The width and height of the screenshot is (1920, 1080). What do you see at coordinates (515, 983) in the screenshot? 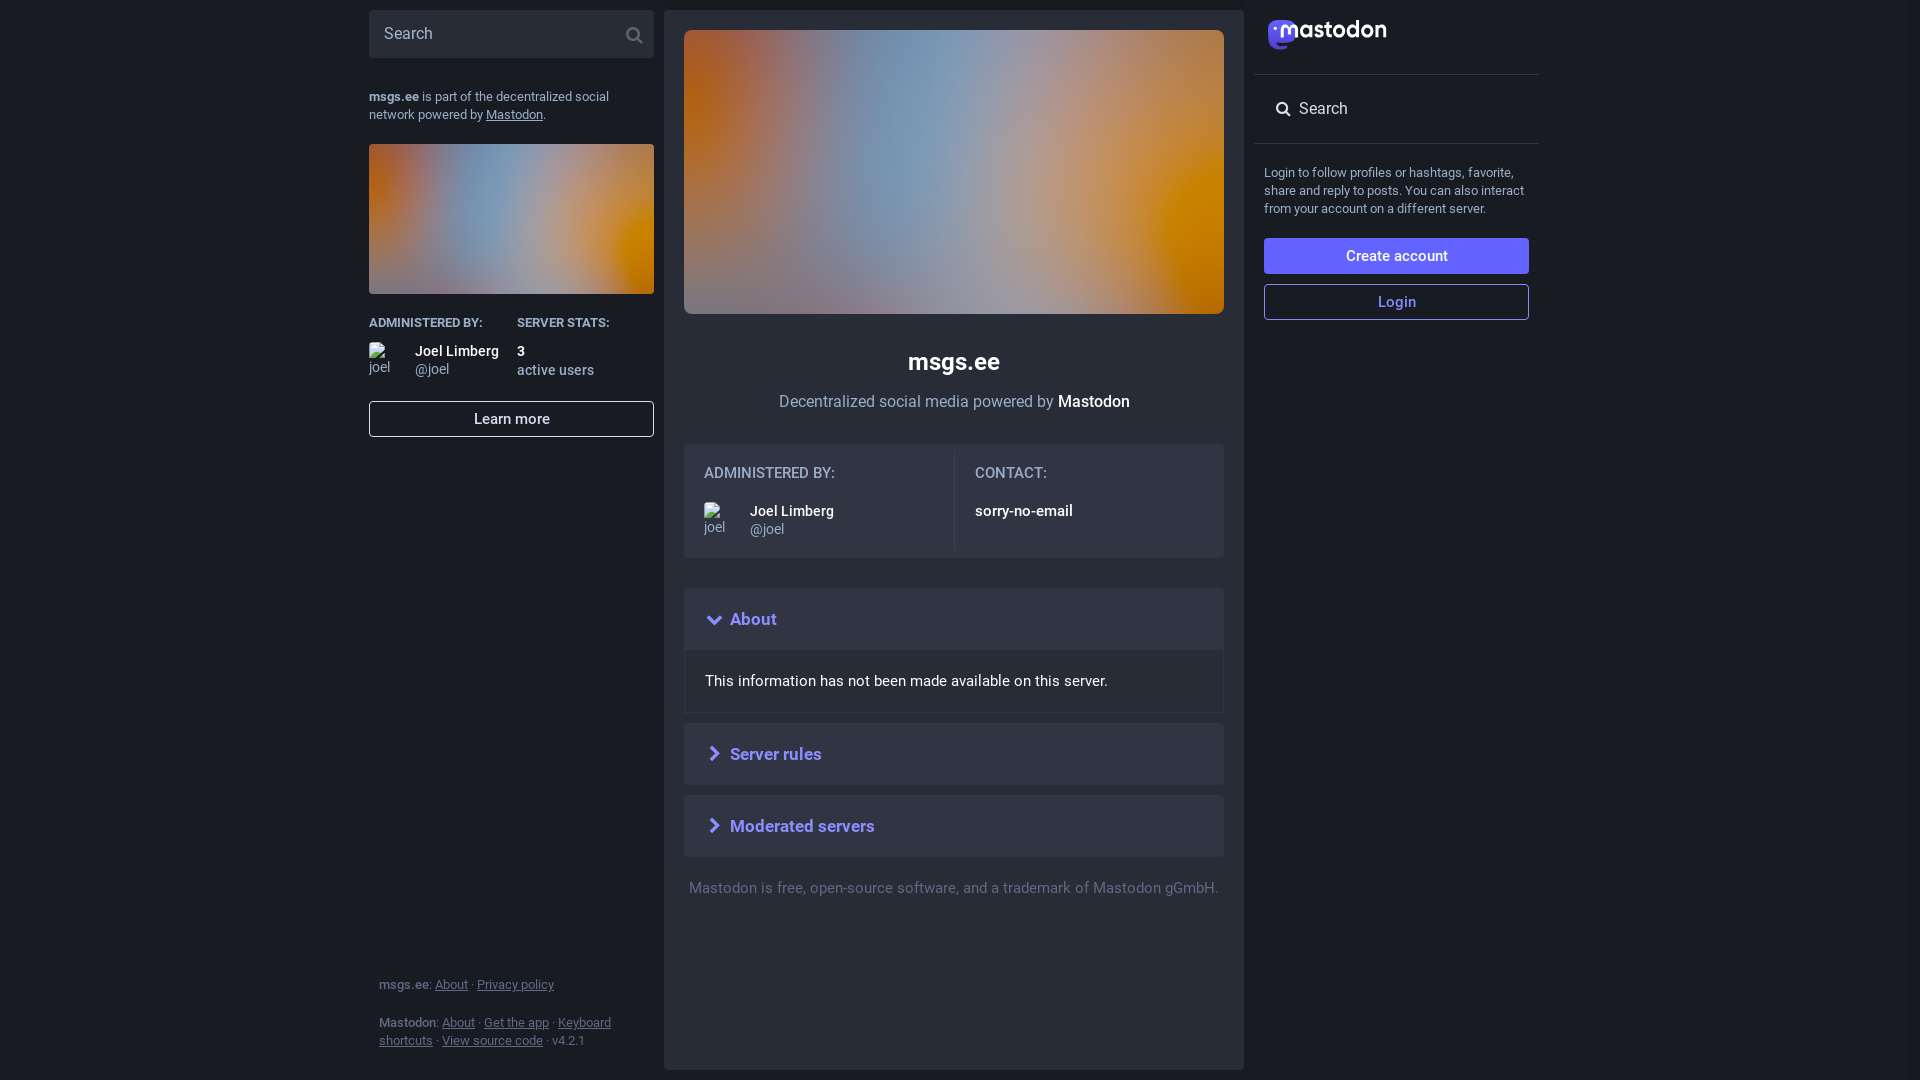
I see `'Privacy policy'` at bounding box center [515, 983].